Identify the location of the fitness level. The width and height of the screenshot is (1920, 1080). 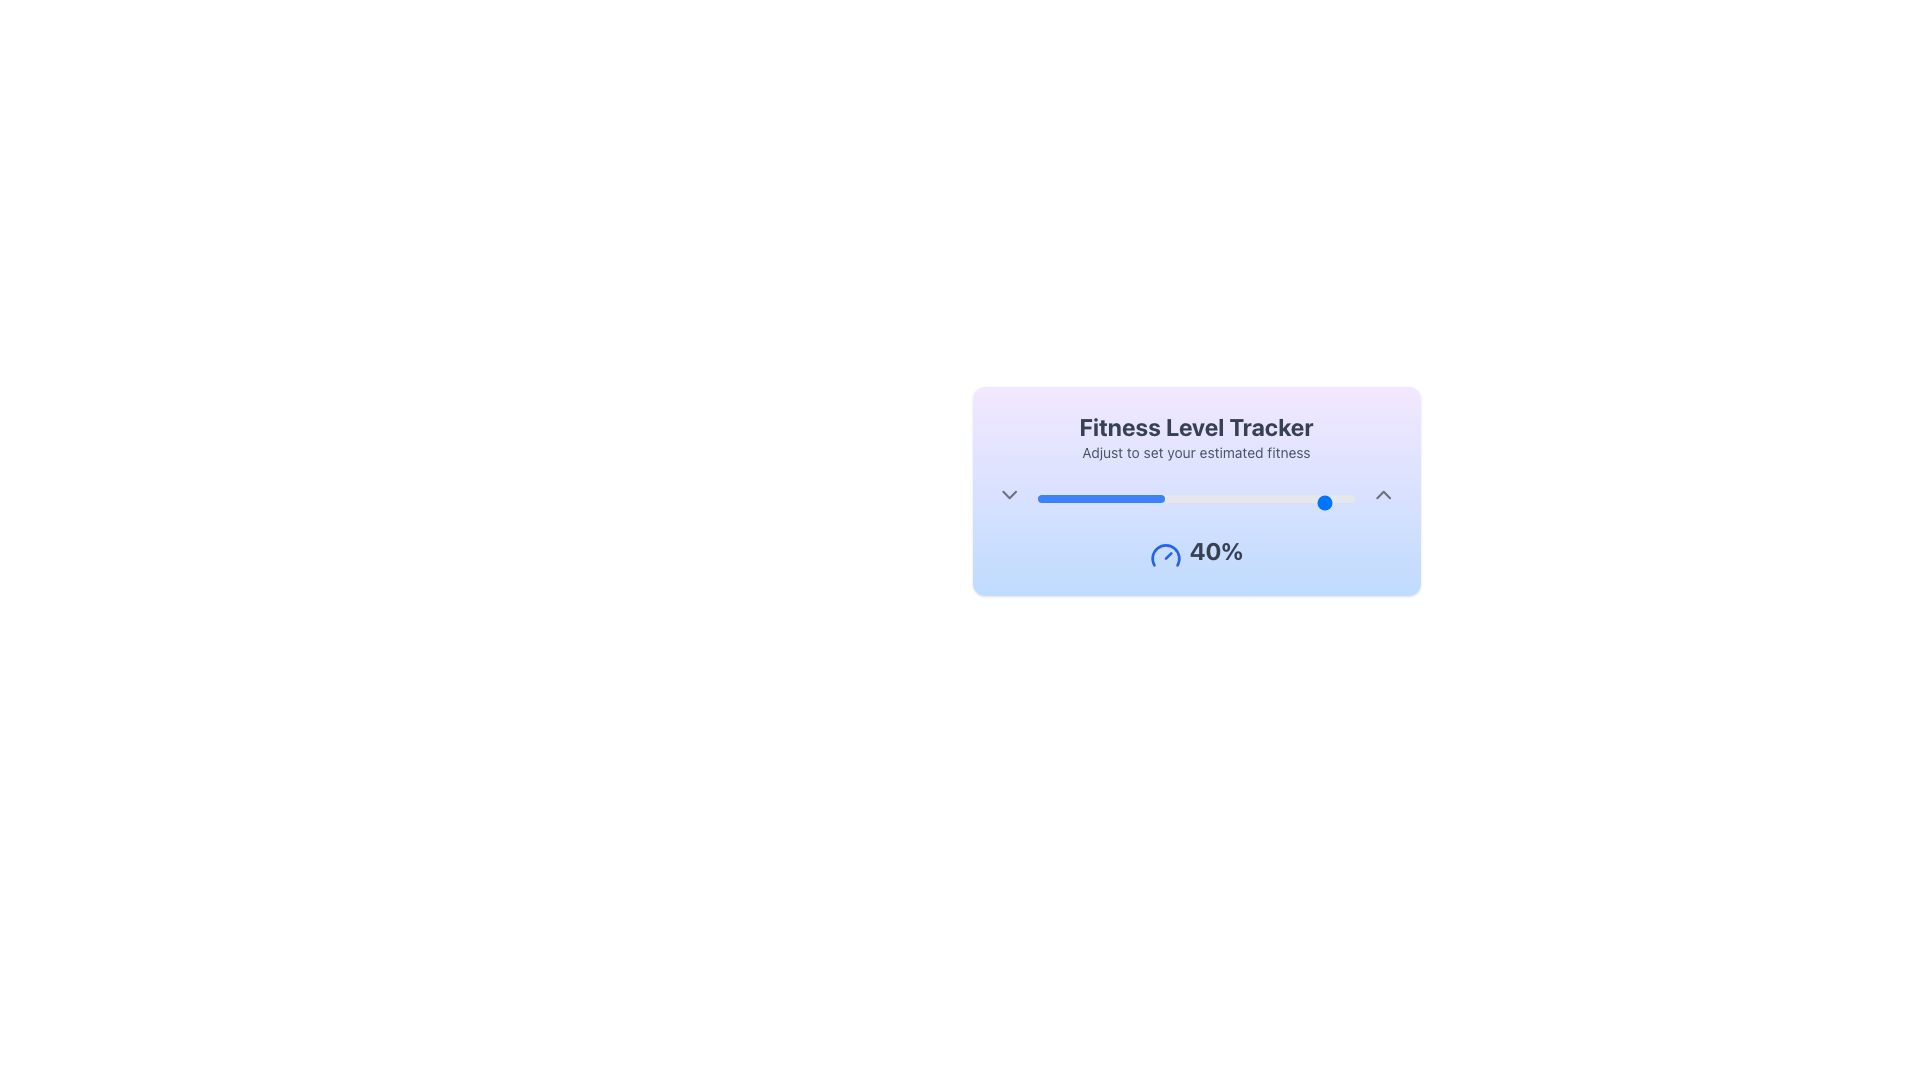
(1336, 497).